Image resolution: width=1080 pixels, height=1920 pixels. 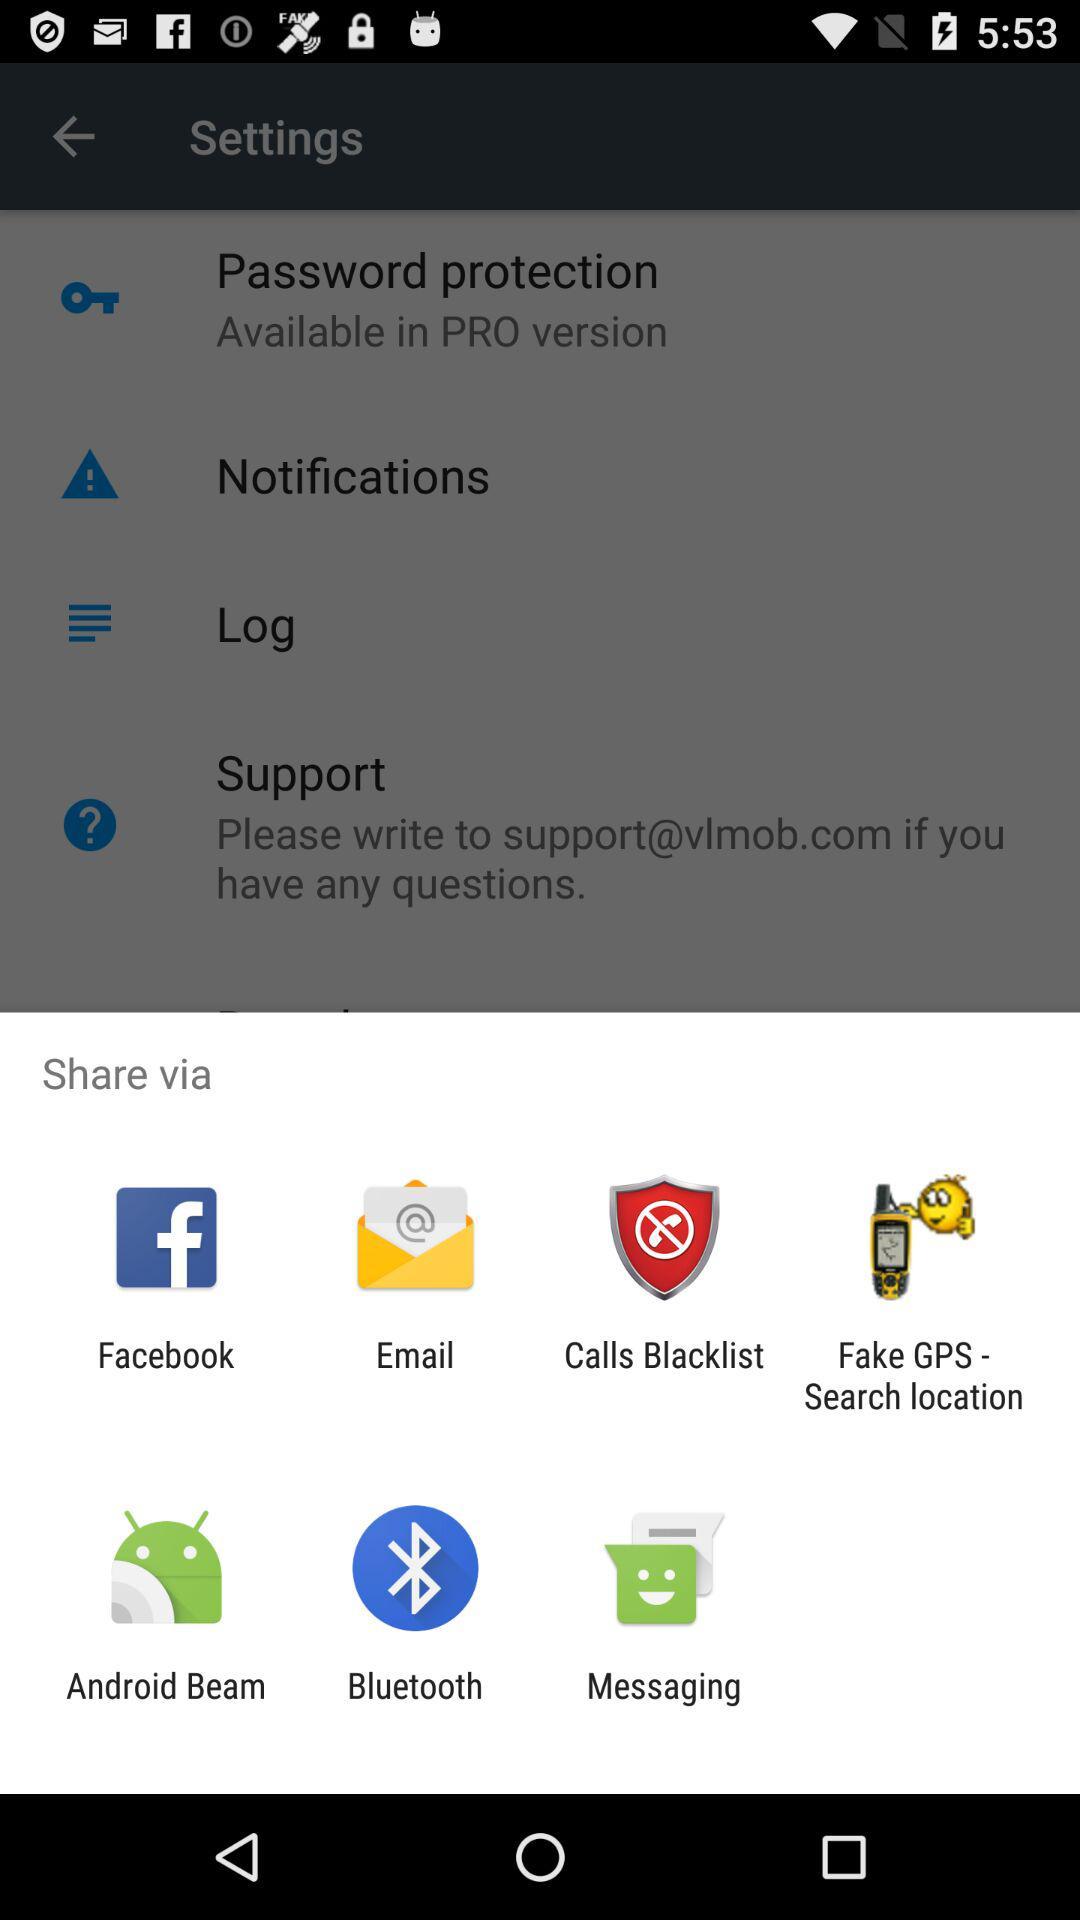 What do you see at coordinates (165, 1374) in the screenshot?
I see `icon to the left of email item` at bounding box center [165, 1374].